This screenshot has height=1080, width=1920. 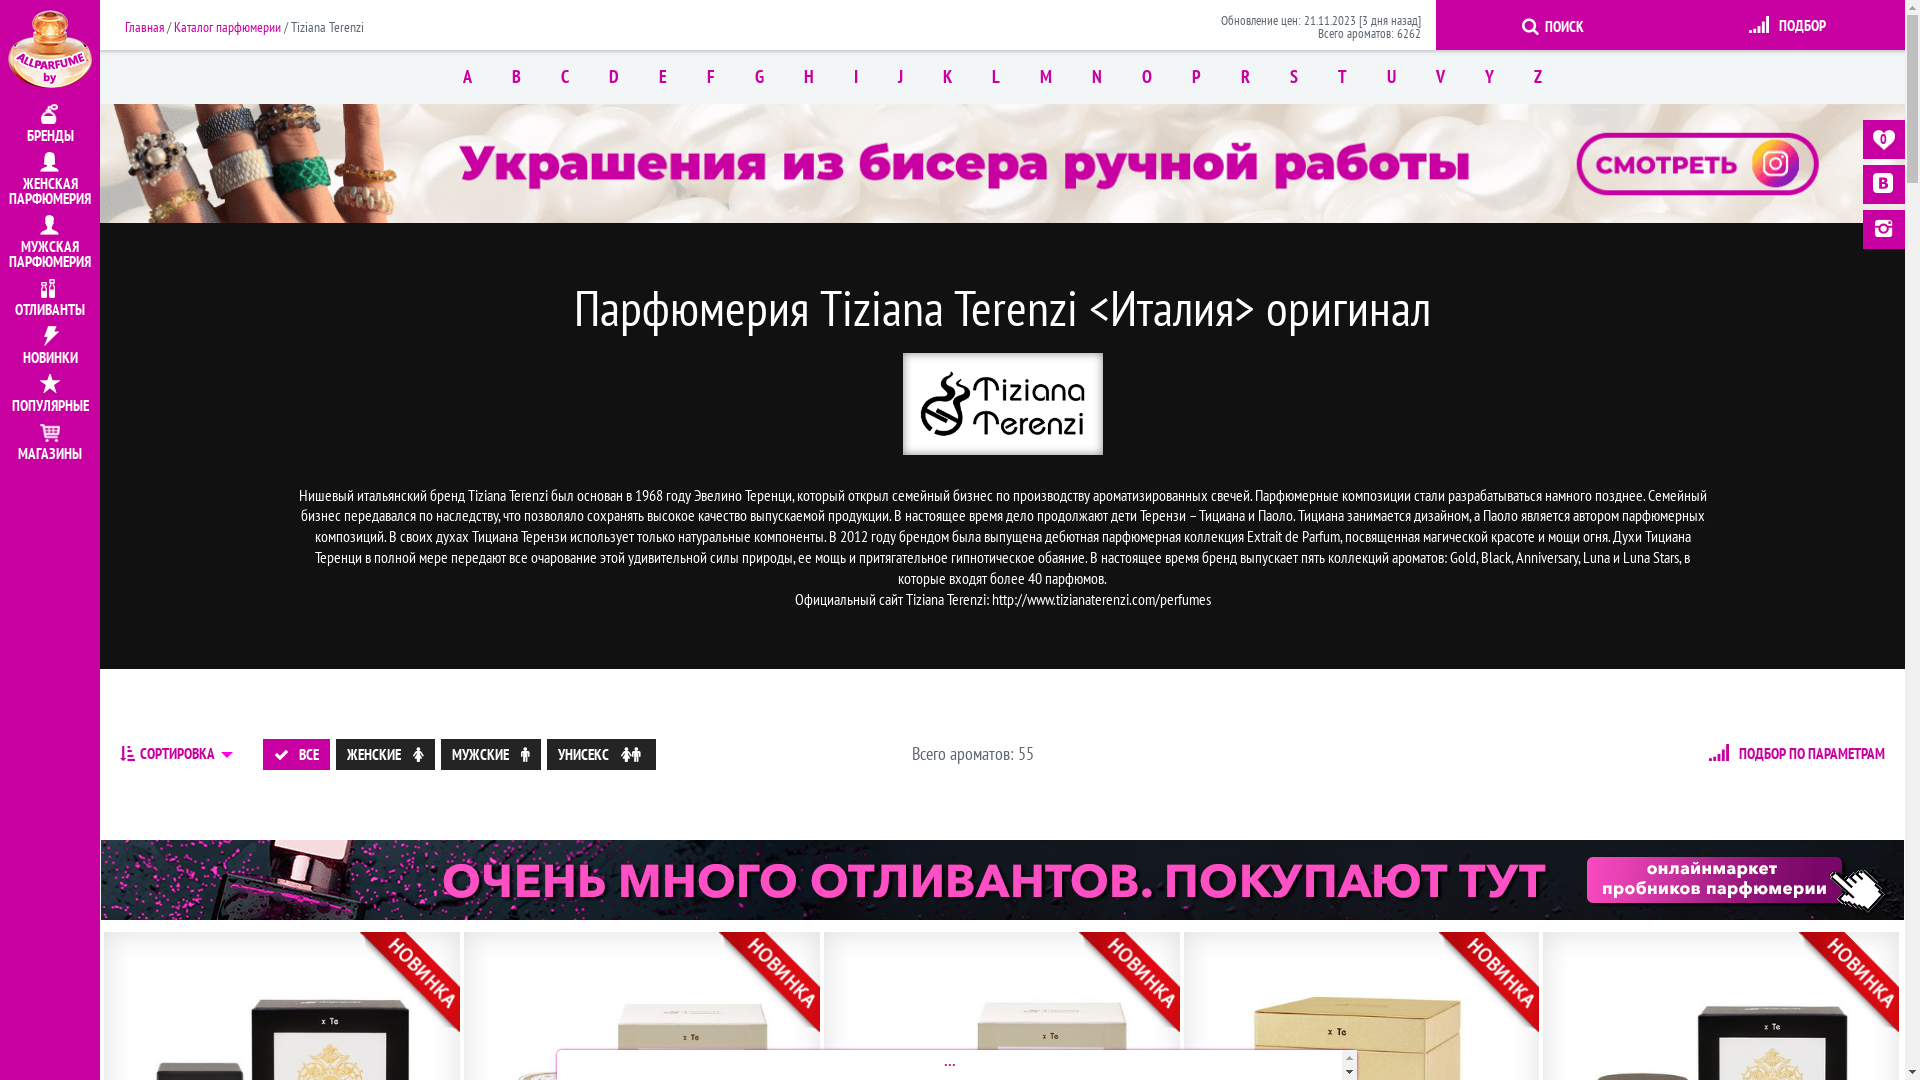 What do you see at coordinates (1045, 76) in the screenshot?
I see `'M'` at bounding box center [1045, 76].